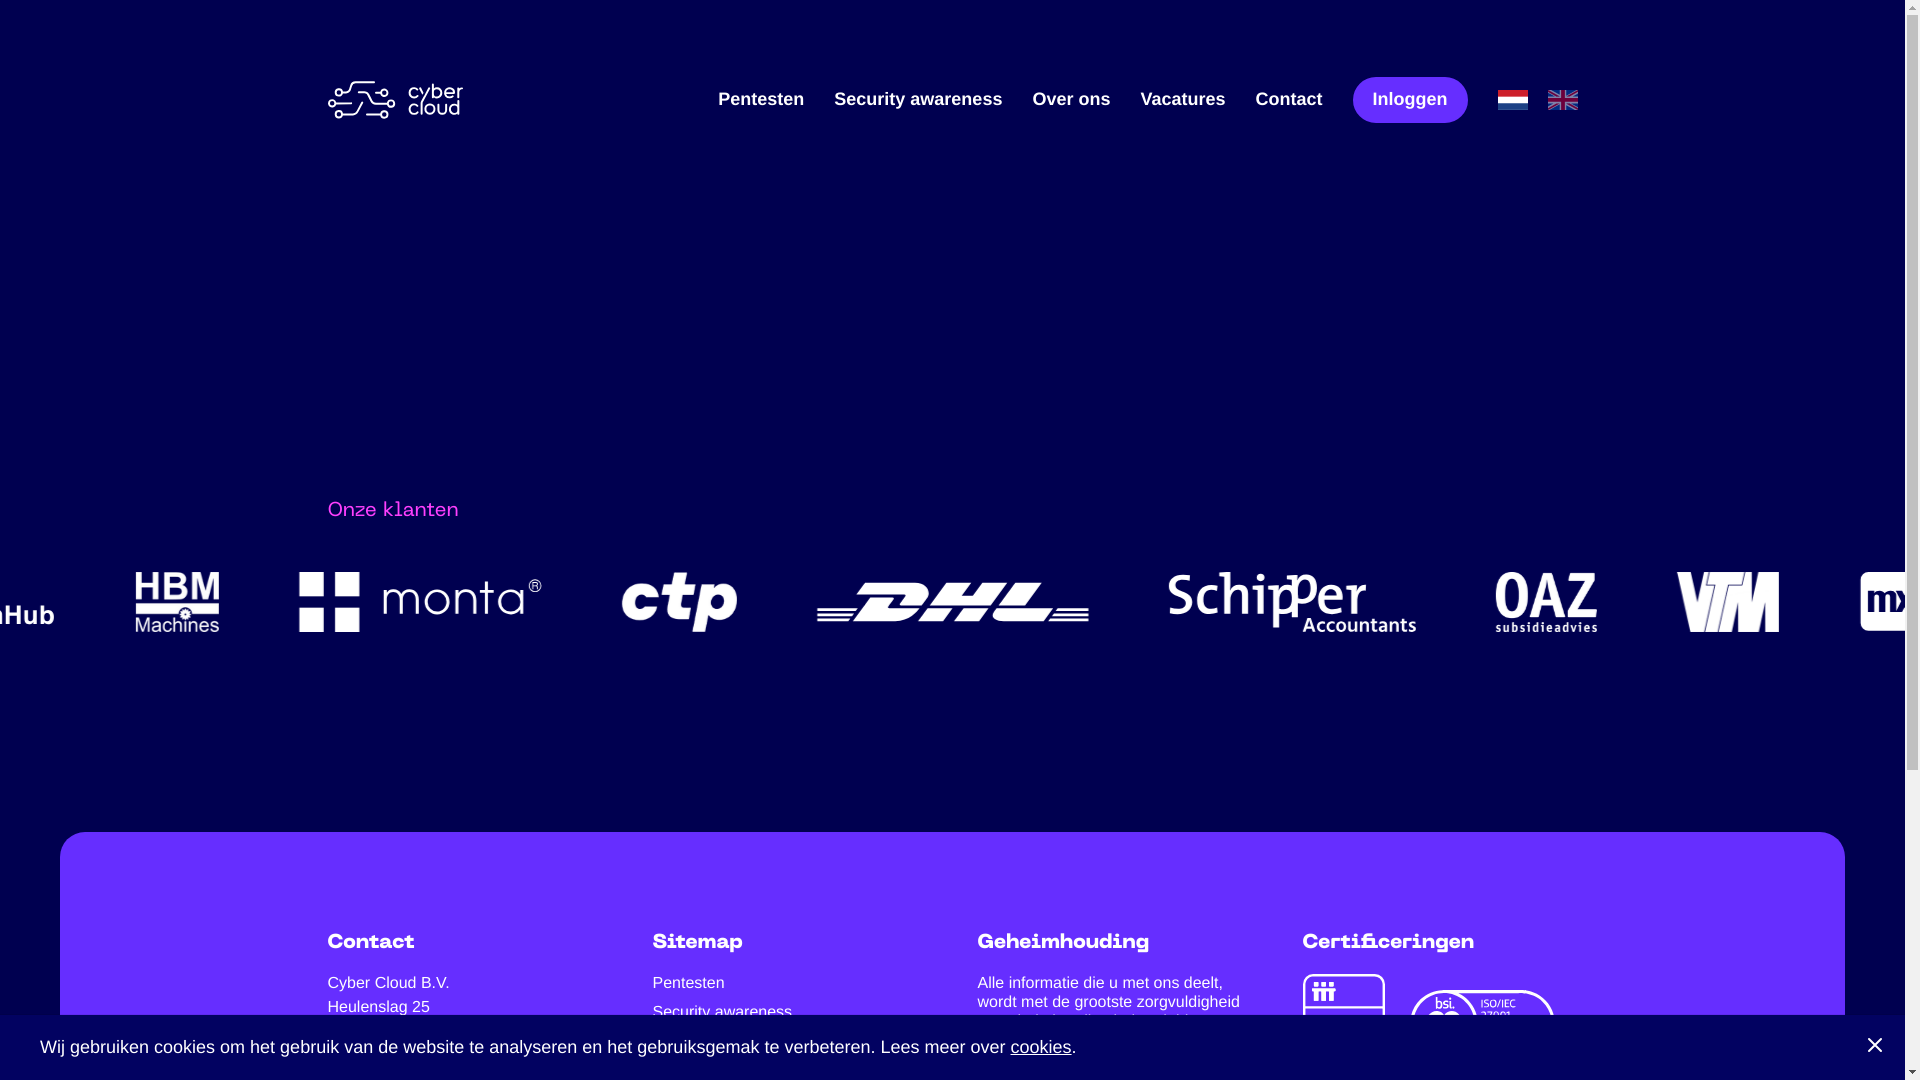  Describe the element at coordinates (1352, 99) in the screenshot. I see `'Inloggen'` at that location.